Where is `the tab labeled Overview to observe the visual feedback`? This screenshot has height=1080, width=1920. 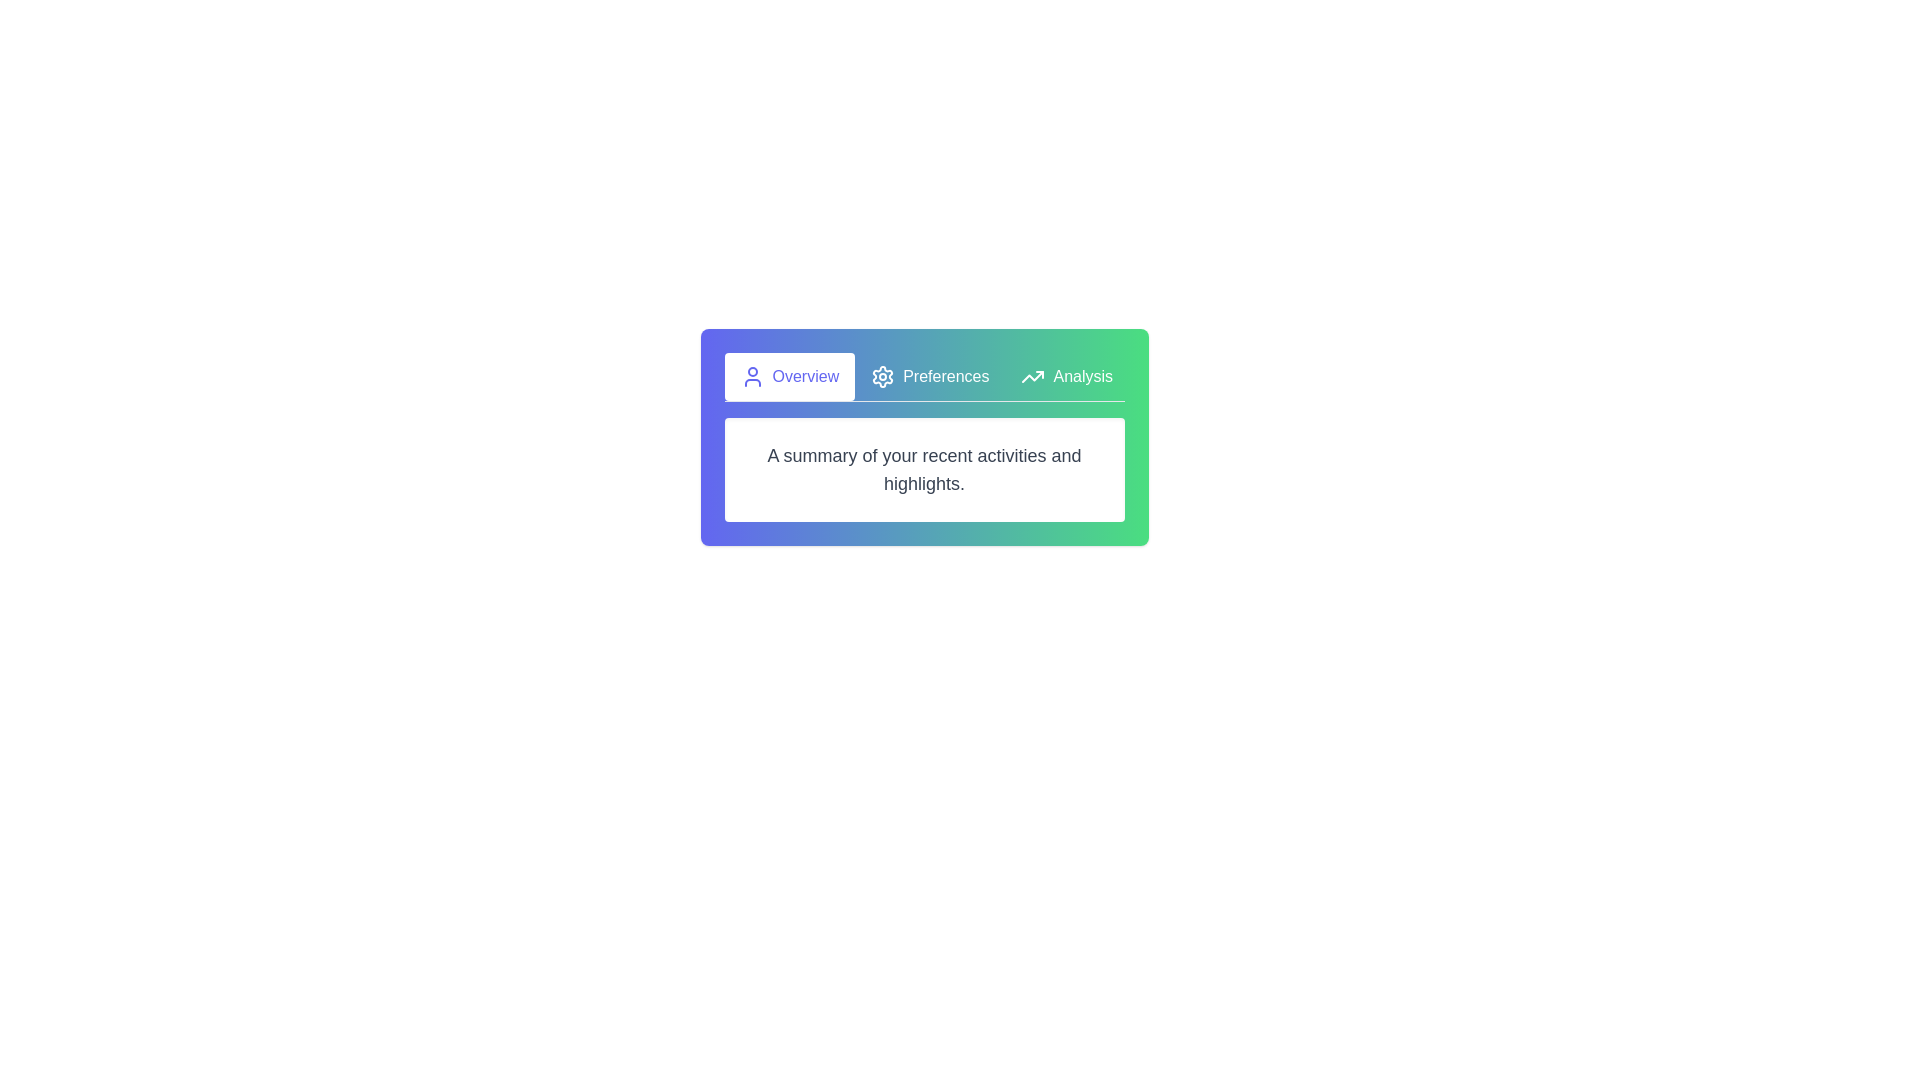
the tab labeled Overview to observe the visual feedback is located at coordinates (787, 377).